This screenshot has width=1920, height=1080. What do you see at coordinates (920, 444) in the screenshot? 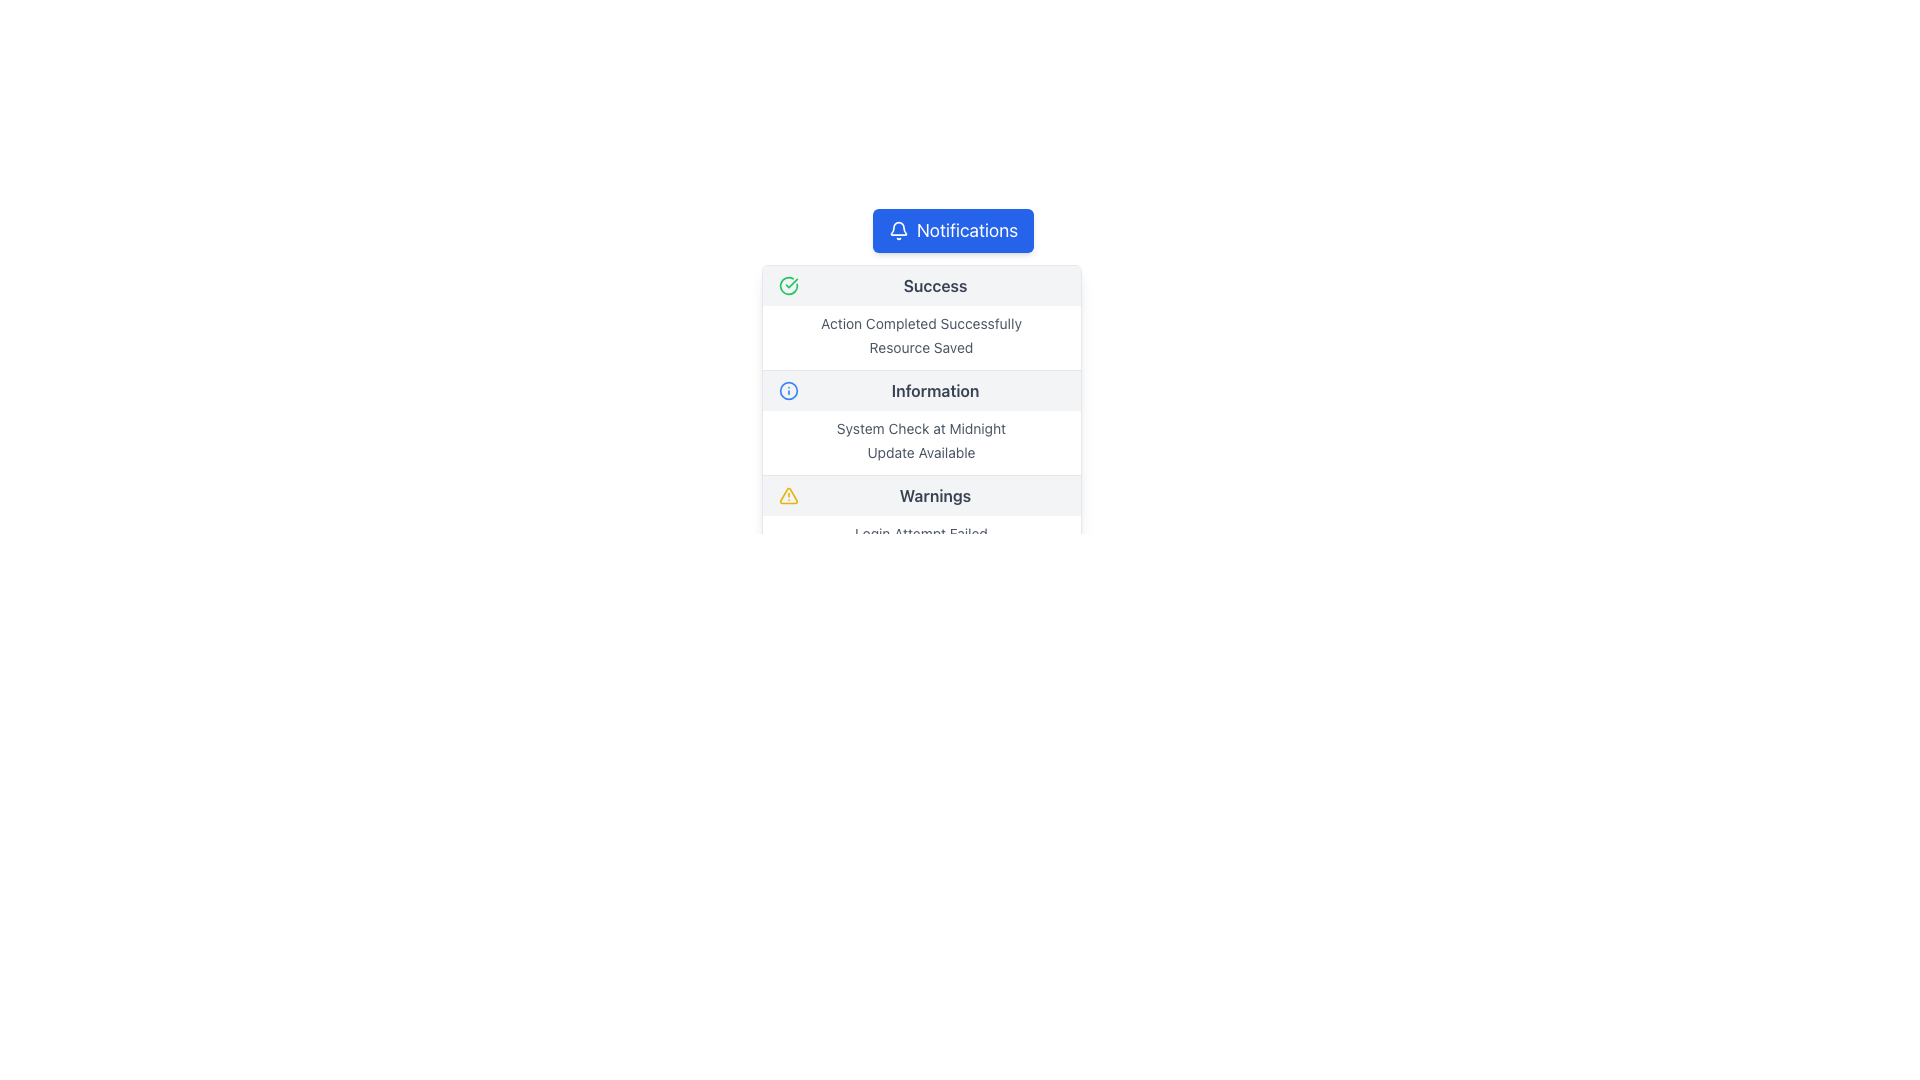
I see `the notification panel below the 'Notifications' button to read notifications` at bounding box center [920, 444].